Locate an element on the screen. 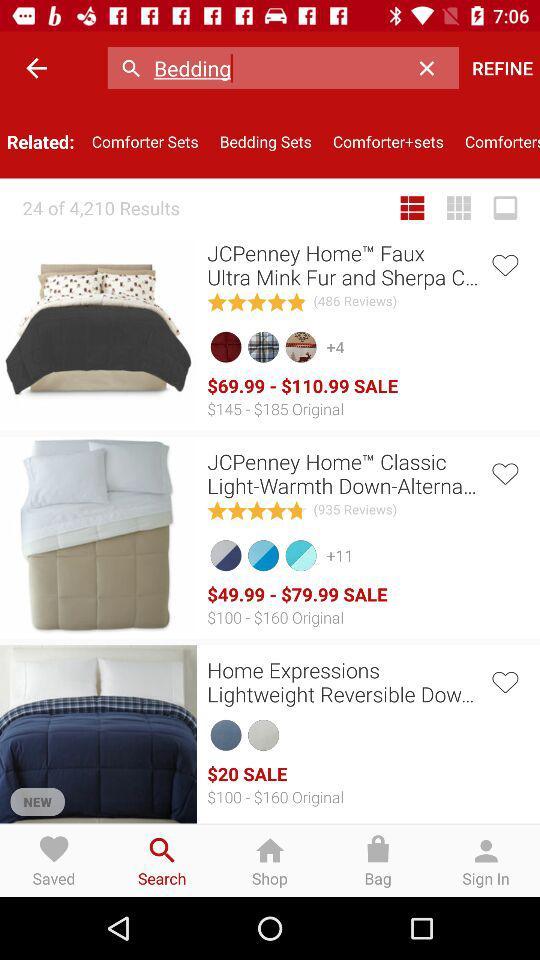 Image resolution: width=540 pixels, height=960 pixels. to favorites is located at coordinates (503, 680).